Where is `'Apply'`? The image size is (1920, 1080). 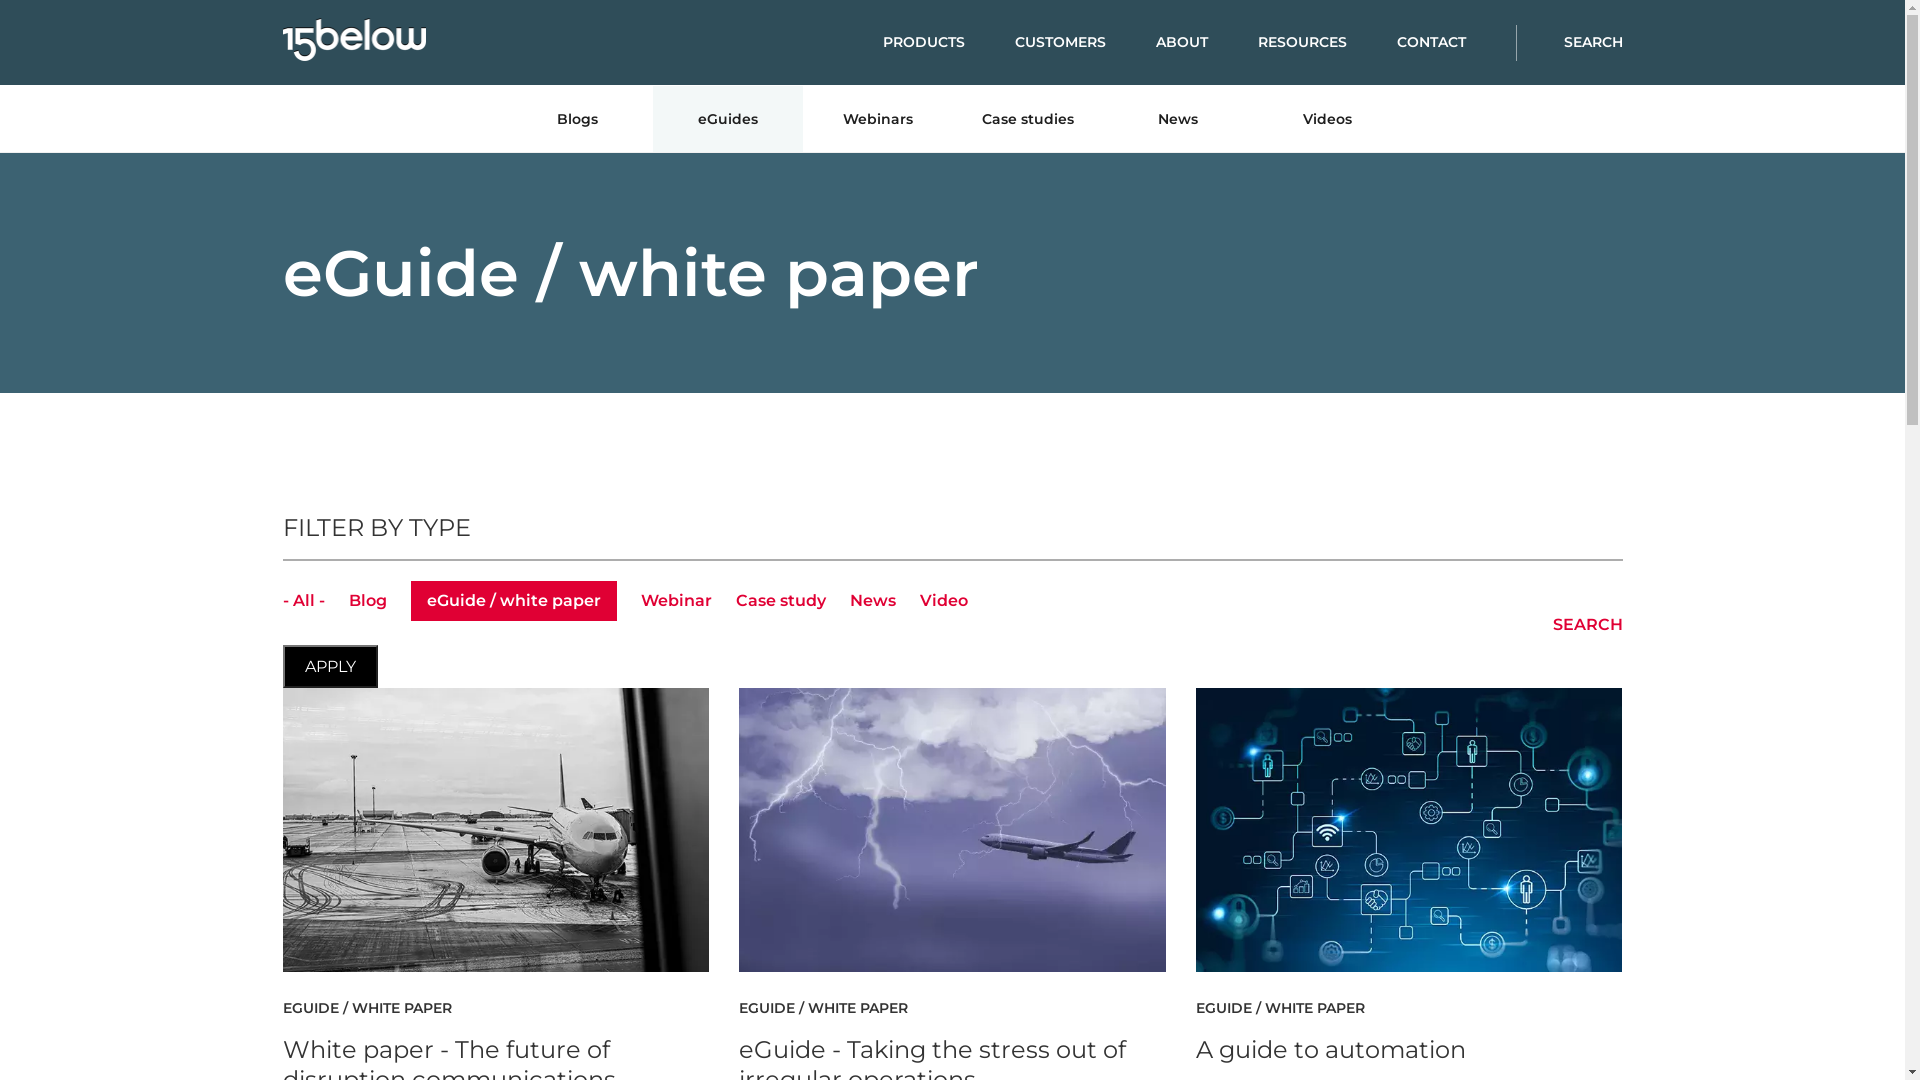 'Apply' is located at coordinates (329, 666).